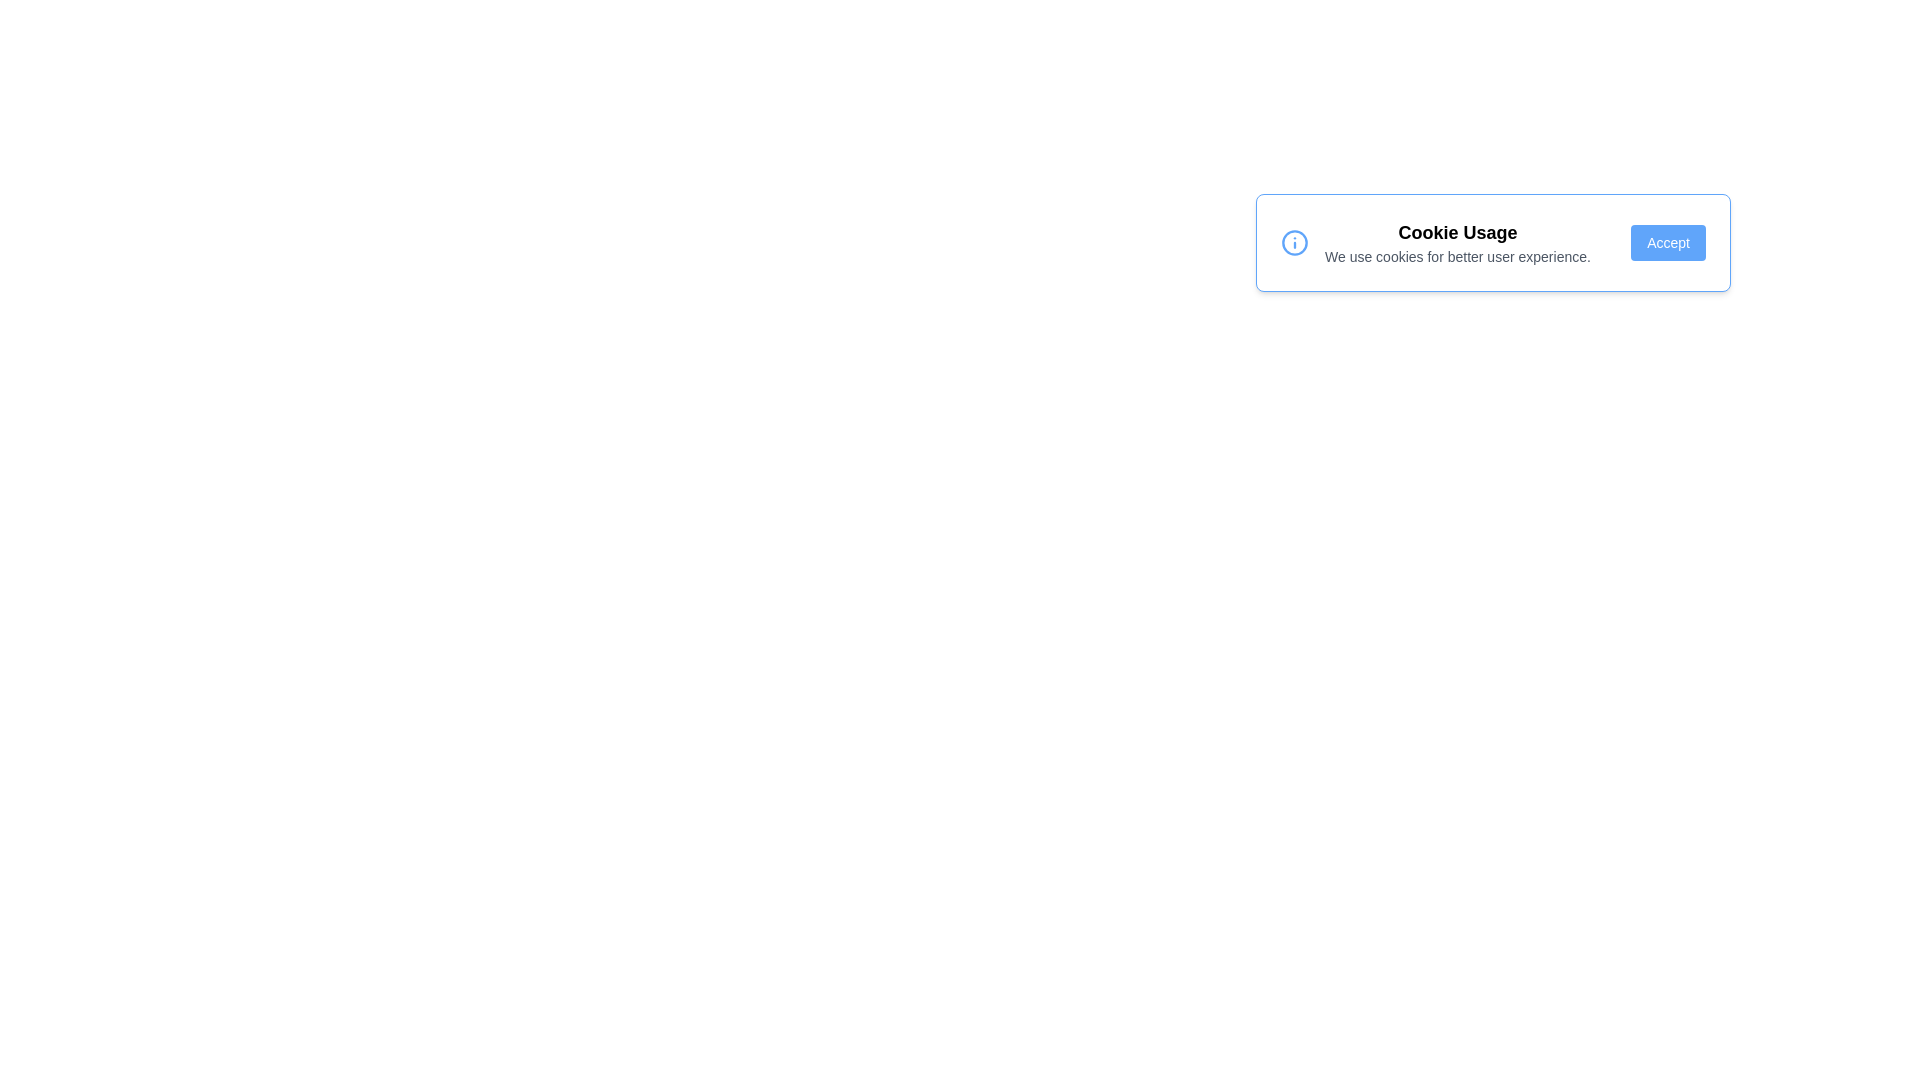 The width and height of the screenshot is (1920, 1080). What do you see at coordinates (1295, 242) in the screenshot?
I see `the circular informational icon with a blue outline and central letter 'i' located at the top-left corner of the notification card near the text 'Cookie Usage'` at bounding box center [1295, 242].